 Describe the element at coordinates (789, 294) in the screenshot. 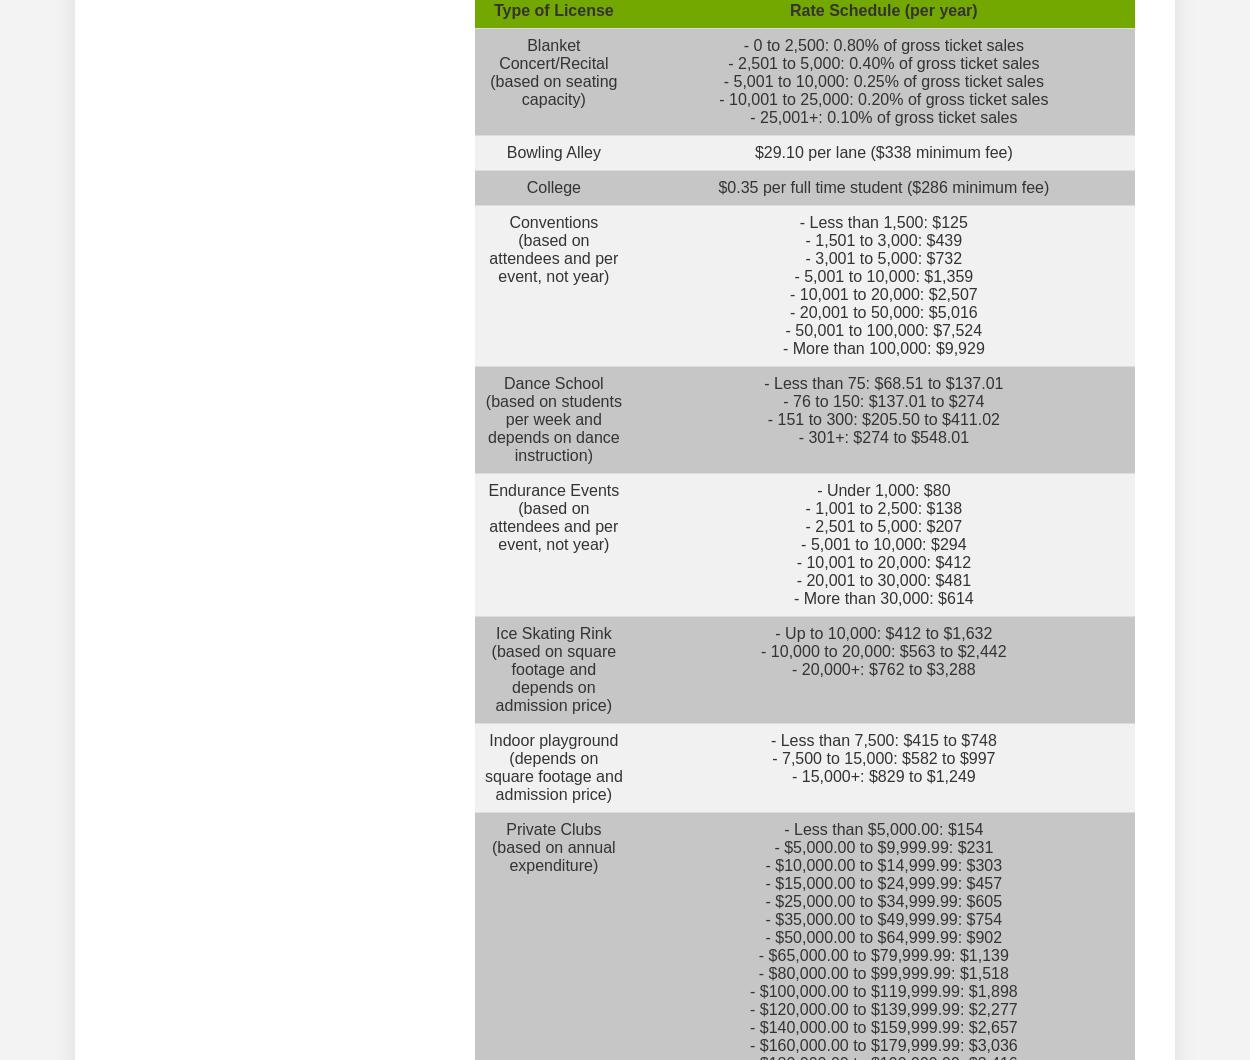

I see `'- 10,001 to 20,000: $2,507'` at that location.